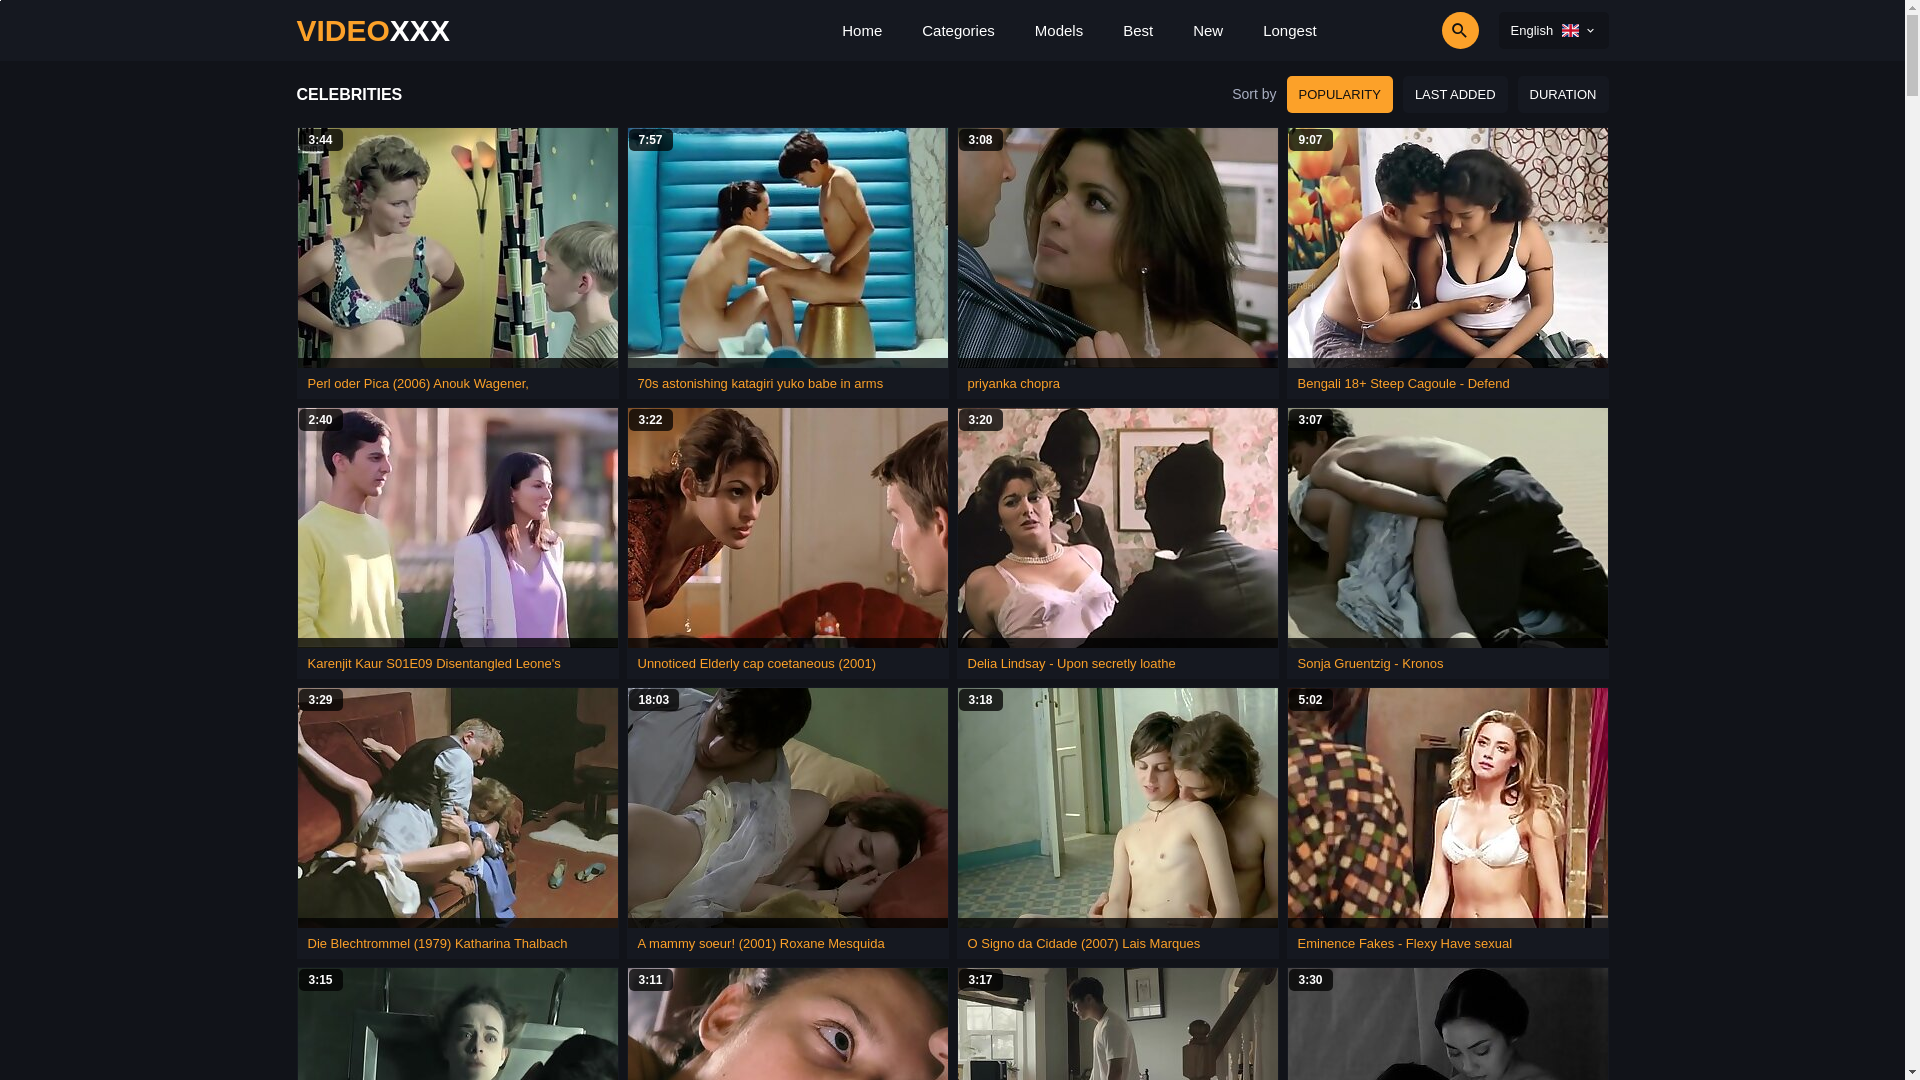 This screenshot has height=1080, width=1920. What do you see at coordinates (1137, 30) in the screenshot?
I see `'Best'` at bounding box center [1137, 30].